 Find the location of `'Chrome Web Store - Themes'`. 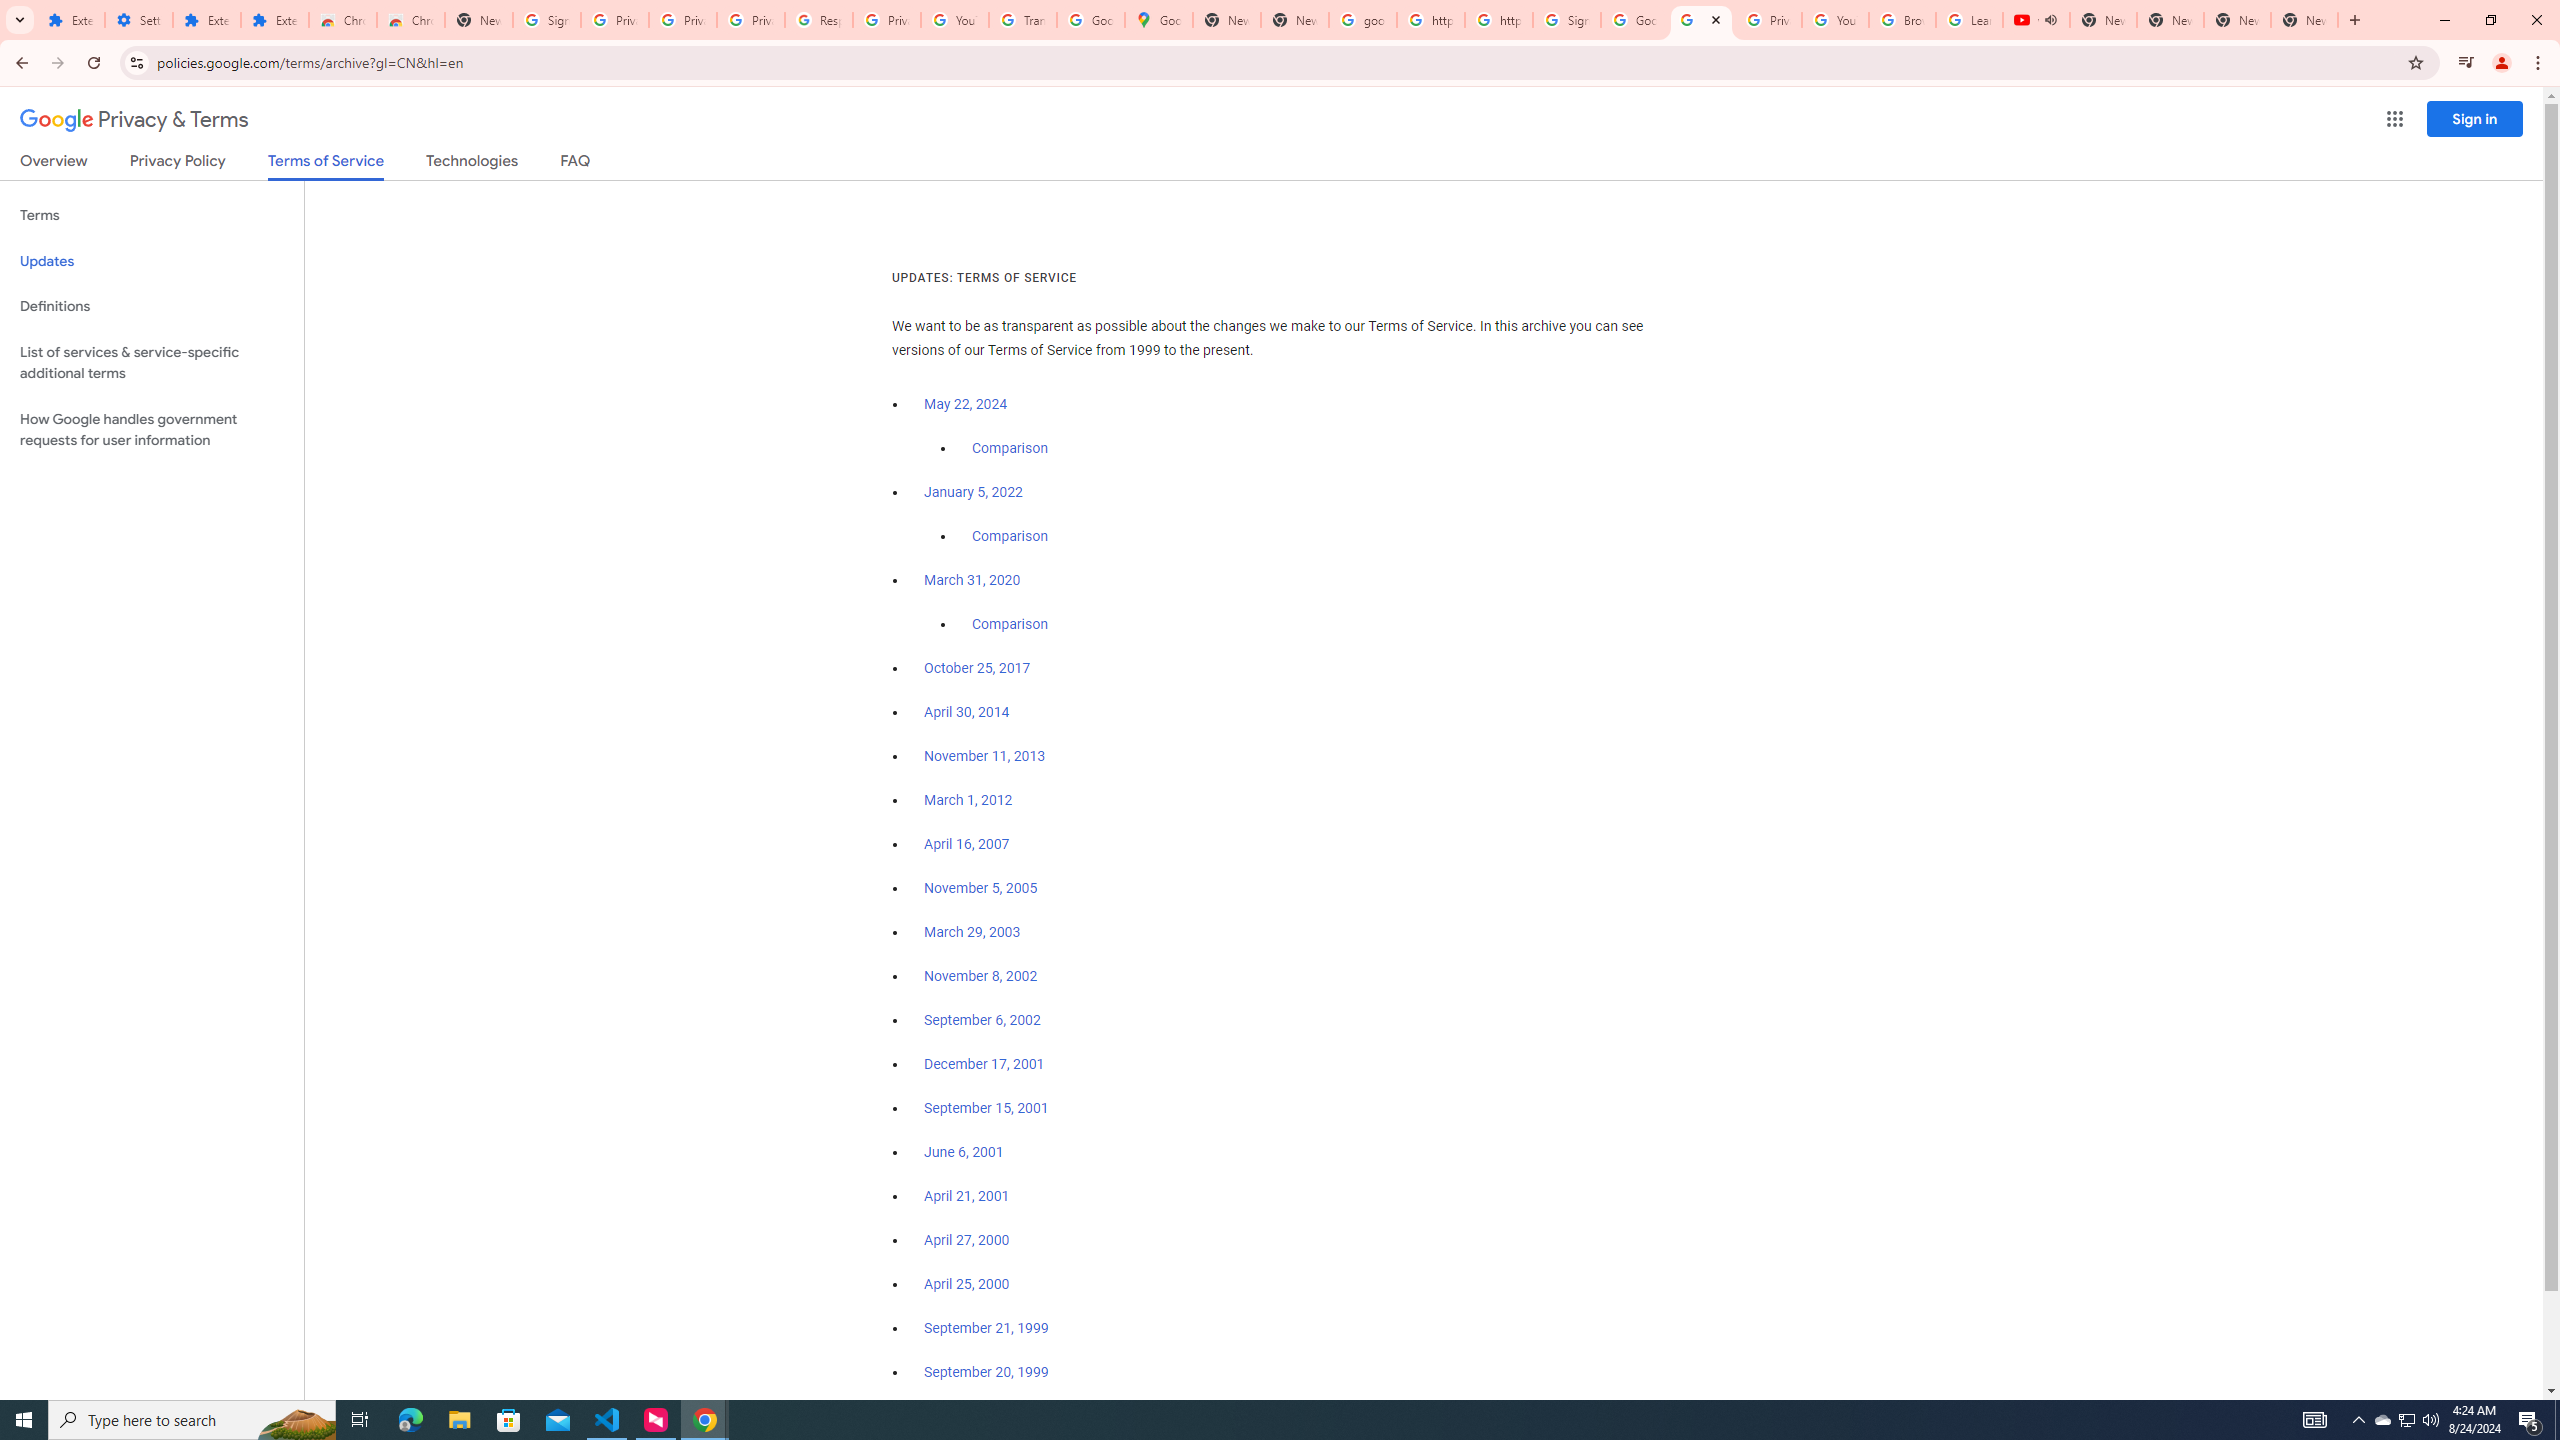

'Chrome Web Store - Themes' is located at coordinates (409, 19).